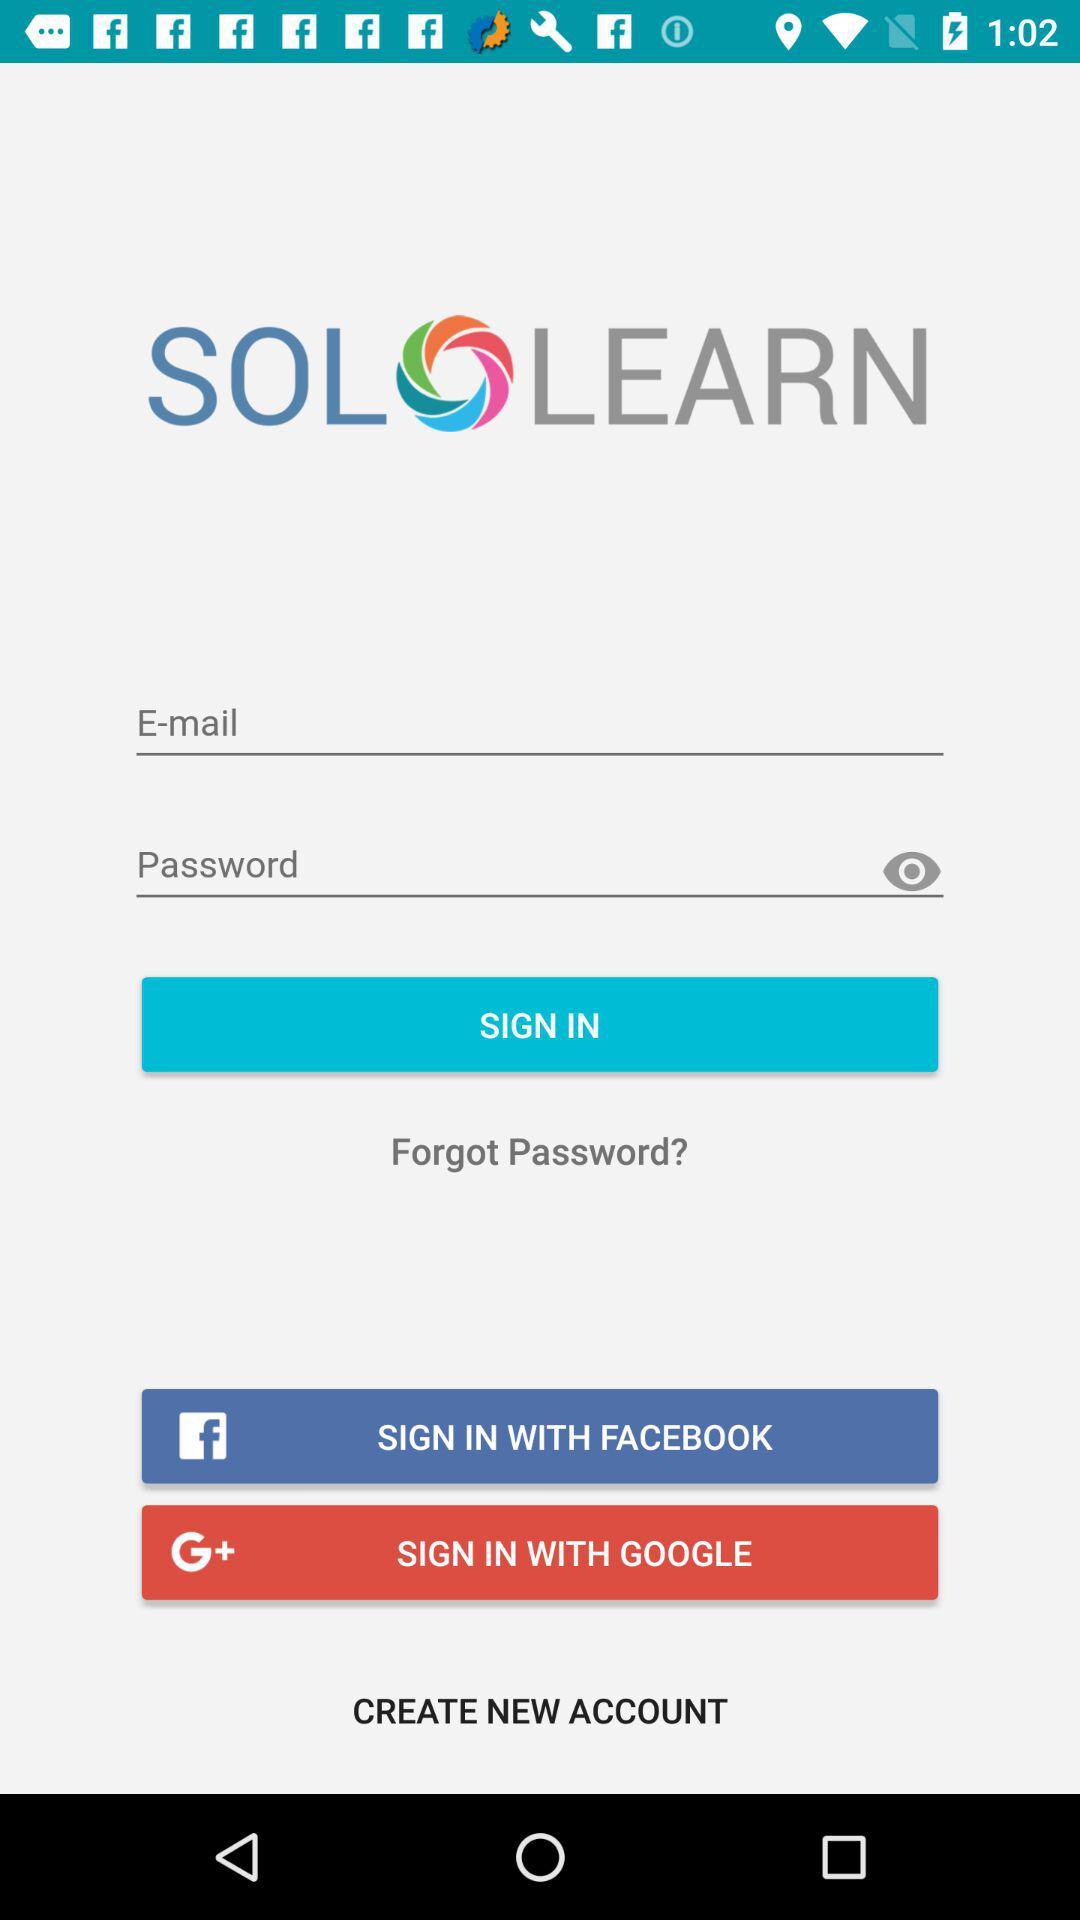 The width and height of the screenshot is (1080, 1920). I want to click on item above sign in with, so click(538, 1150).